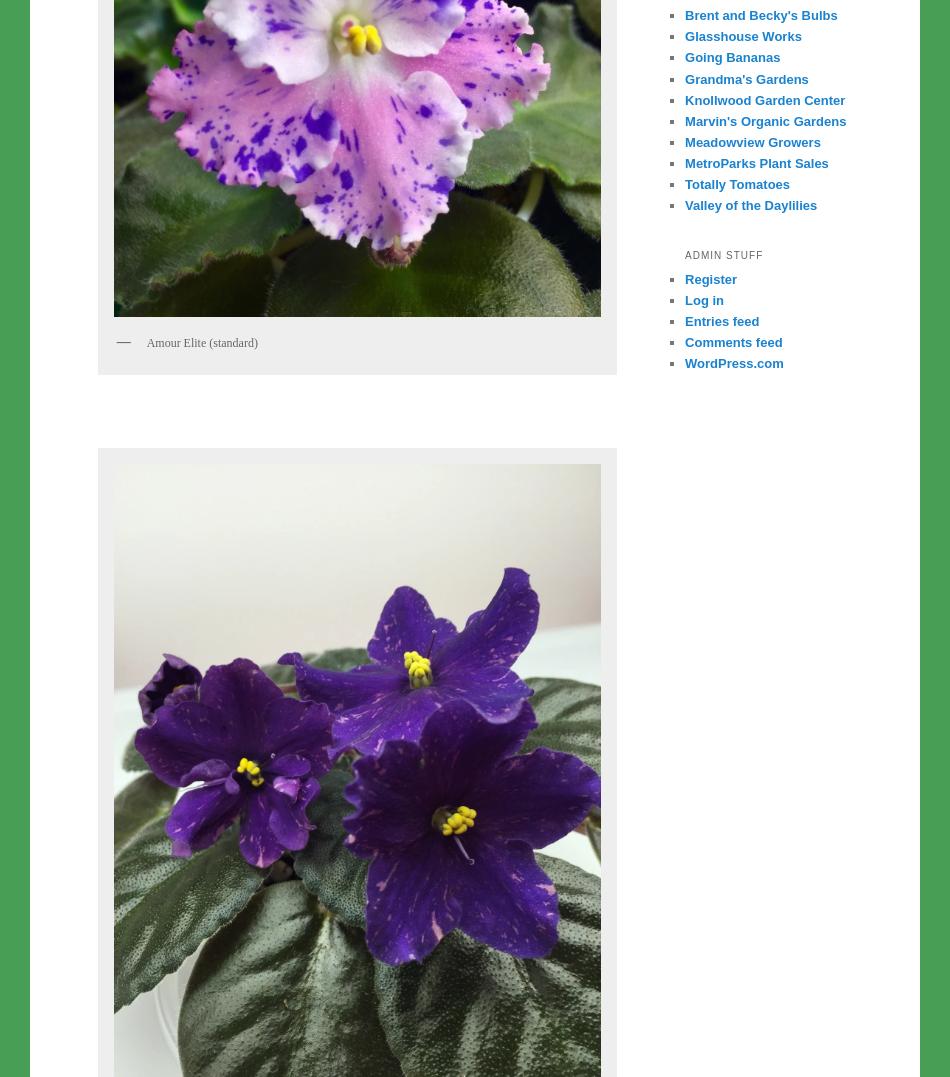 The image size is (950, 1077). I want to click on 'Entries feed', so click(721, 321).